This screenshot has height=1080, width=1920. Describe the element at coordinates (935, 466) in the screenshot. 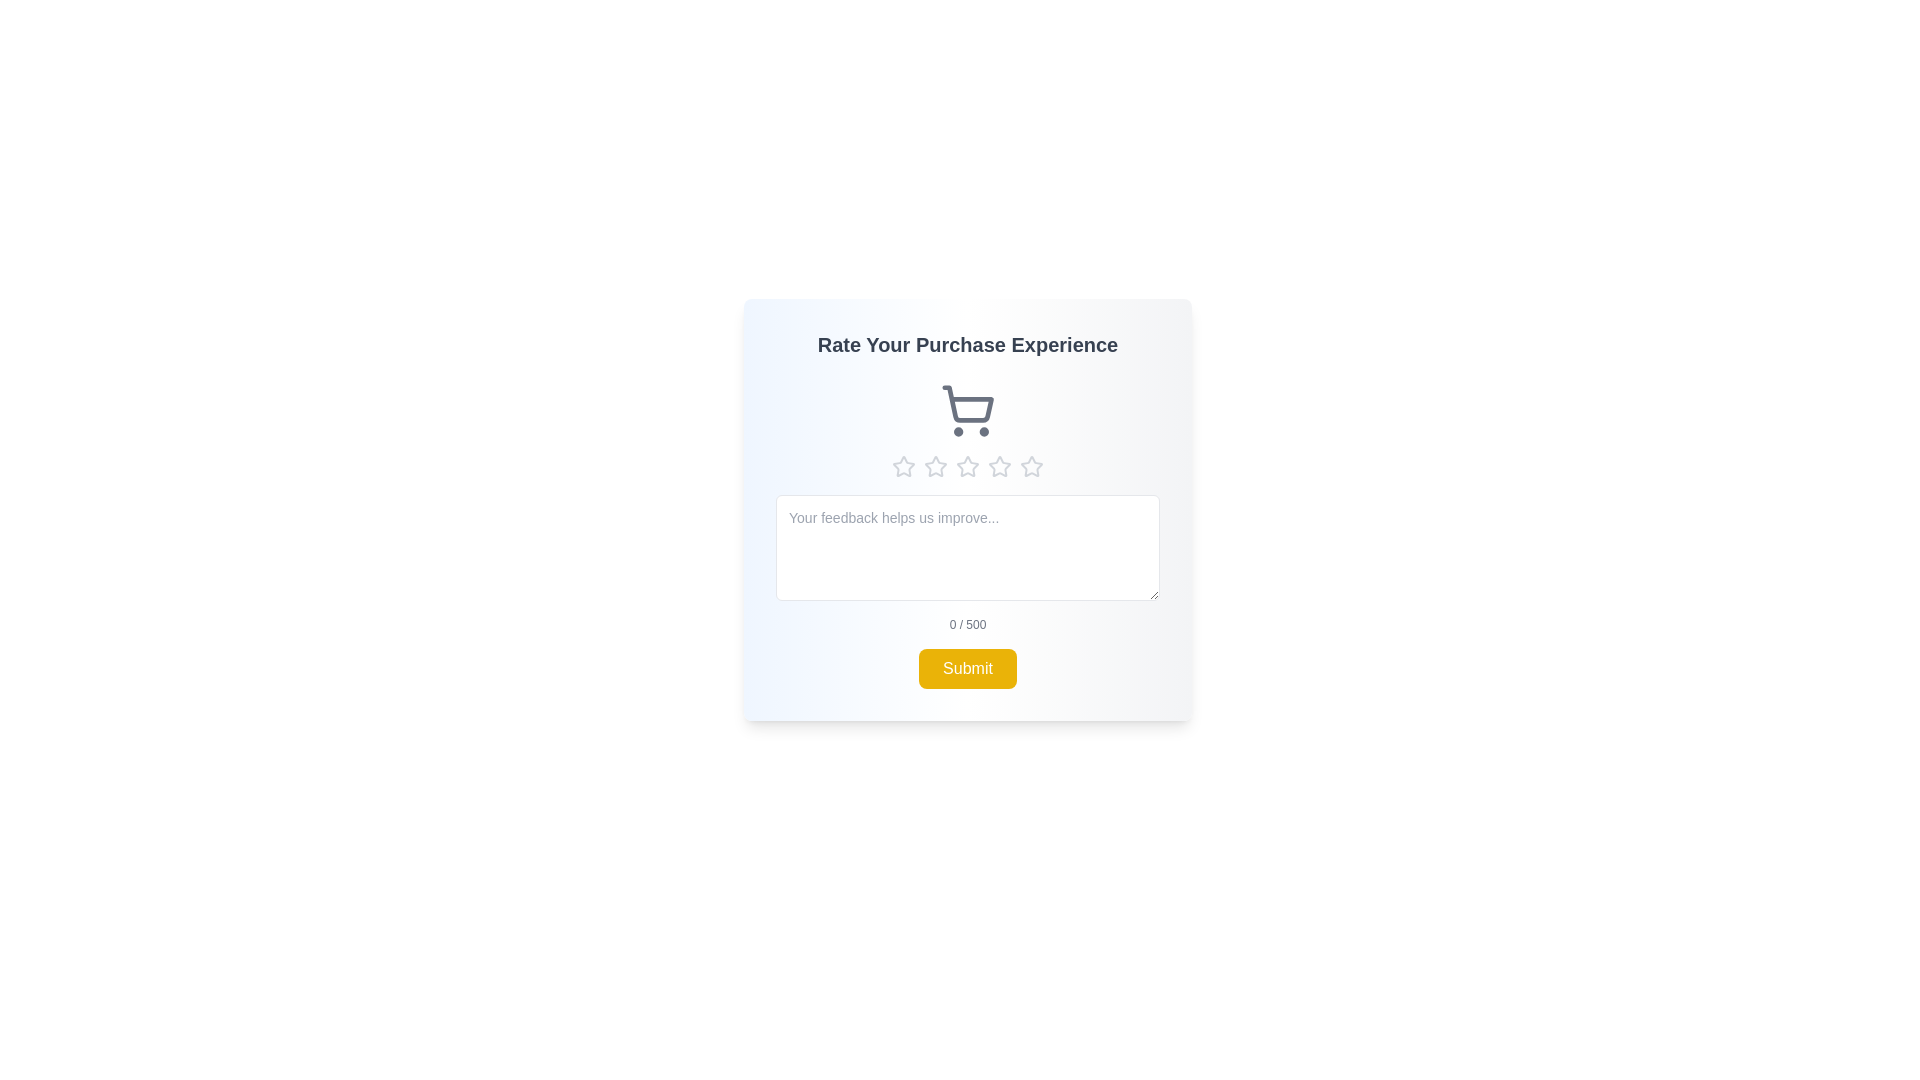

I see `the star corresponding to the desired rating of 2` at that location.